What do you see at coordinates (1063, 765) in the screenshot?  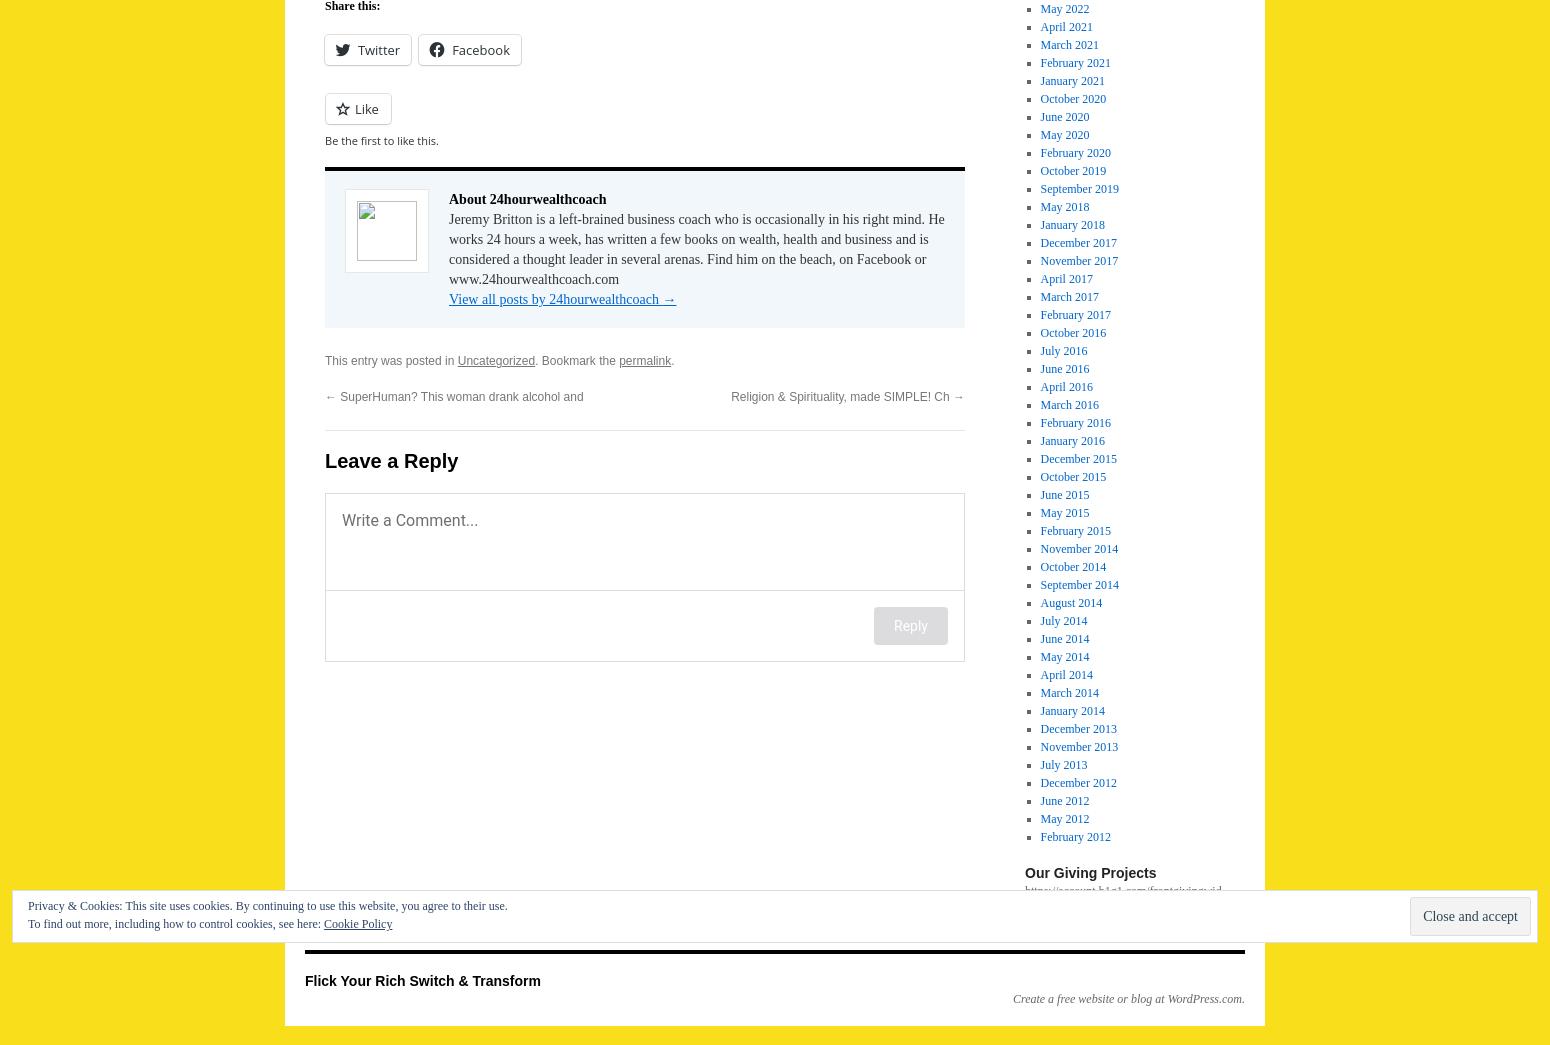 I see `'July 2013'` at bounding box center [1063, 765].